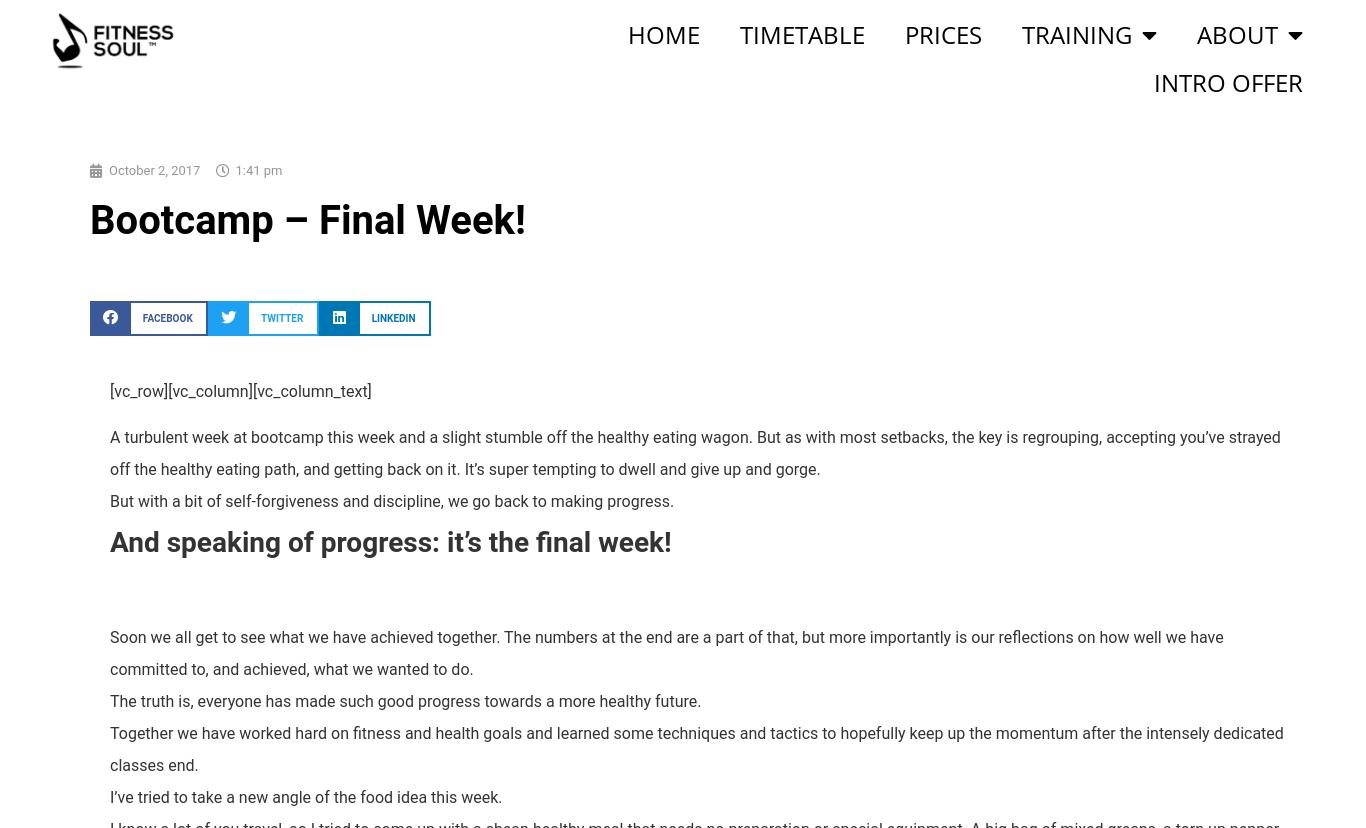 The image size is (1366, 828). What do you see at coordinates (258, 170) in the screenshot?
I see `'1:41 pm'` at bounding box center [258, 170].